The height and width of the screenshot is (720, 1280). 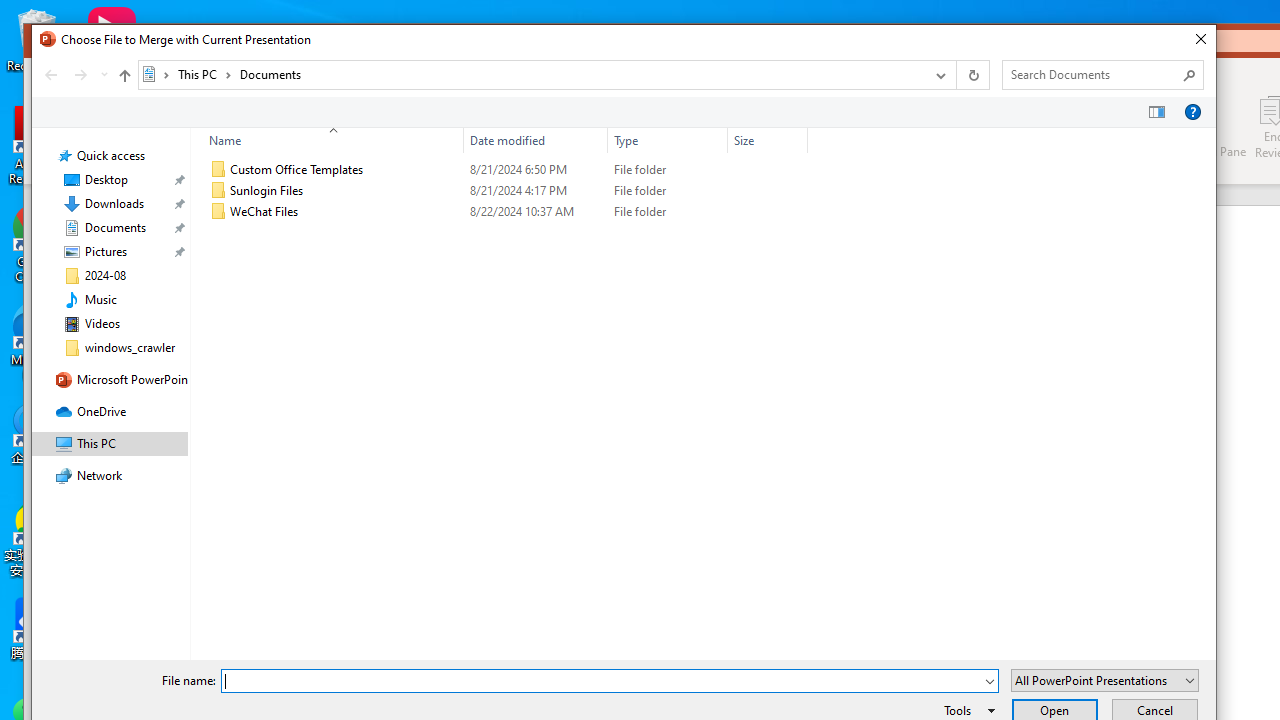 What do you see at coordinates (123, 74) in the screenshot?
I see `'Up to "This PC" (Alt + Up Arrow)'` at bounding box center [123, 74].